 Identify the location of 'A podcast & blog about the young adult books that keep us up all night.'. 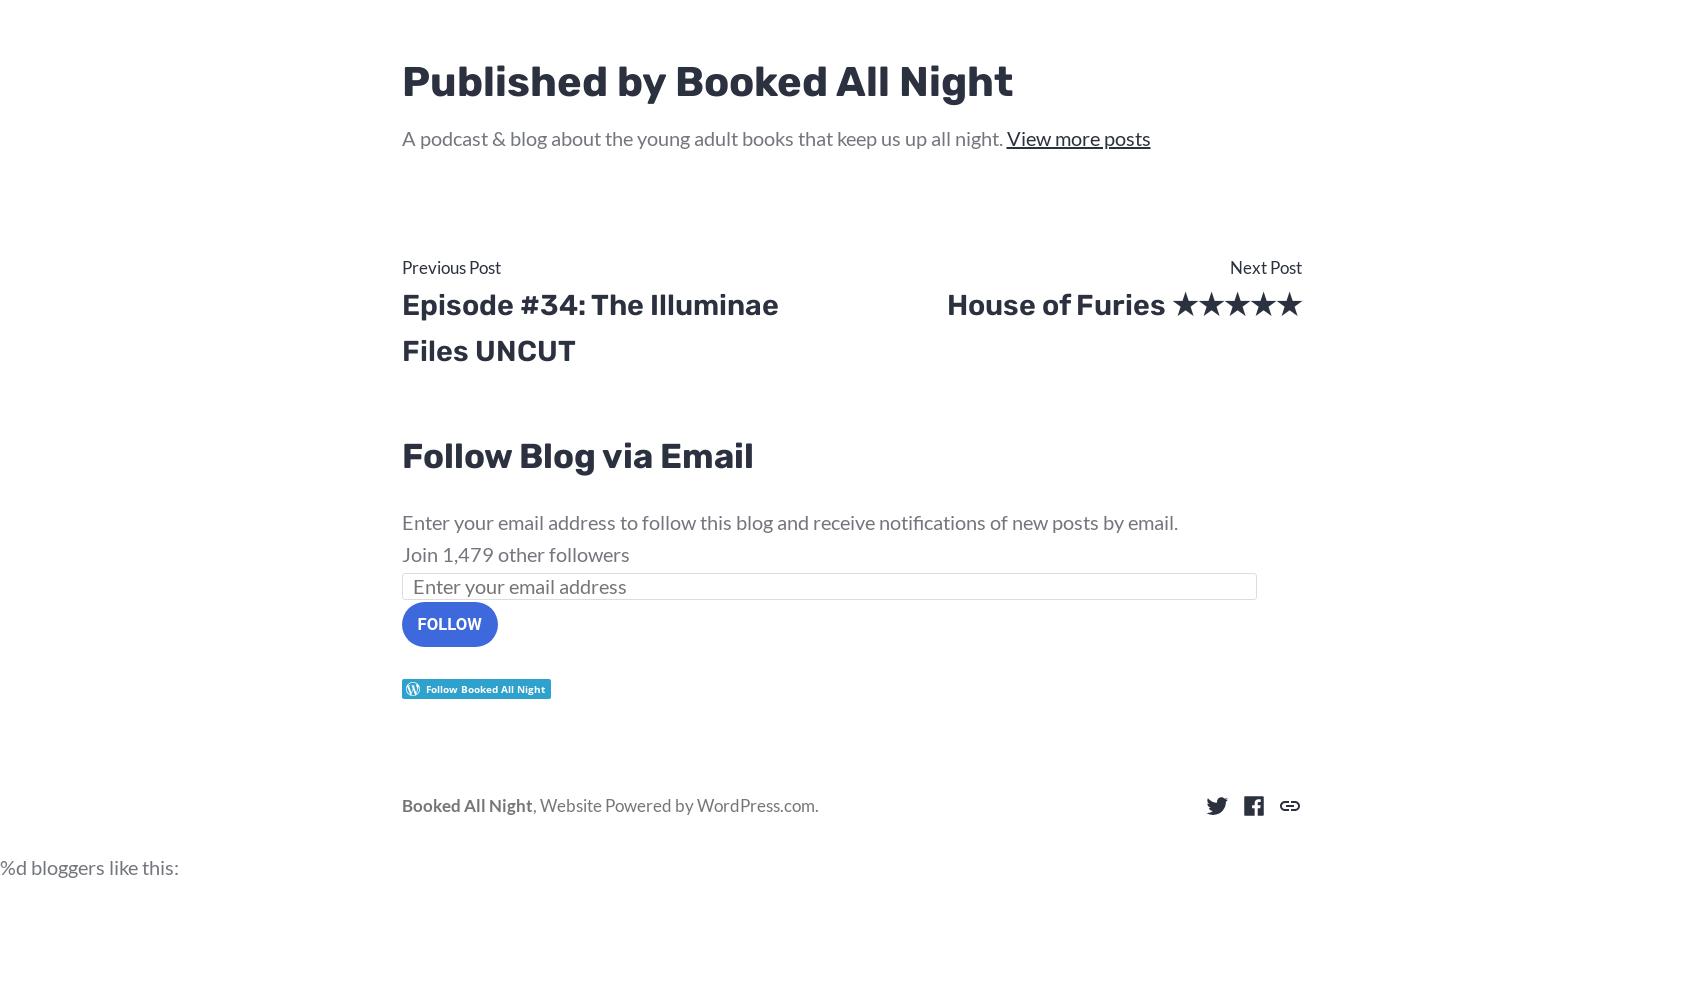
(703, 137).